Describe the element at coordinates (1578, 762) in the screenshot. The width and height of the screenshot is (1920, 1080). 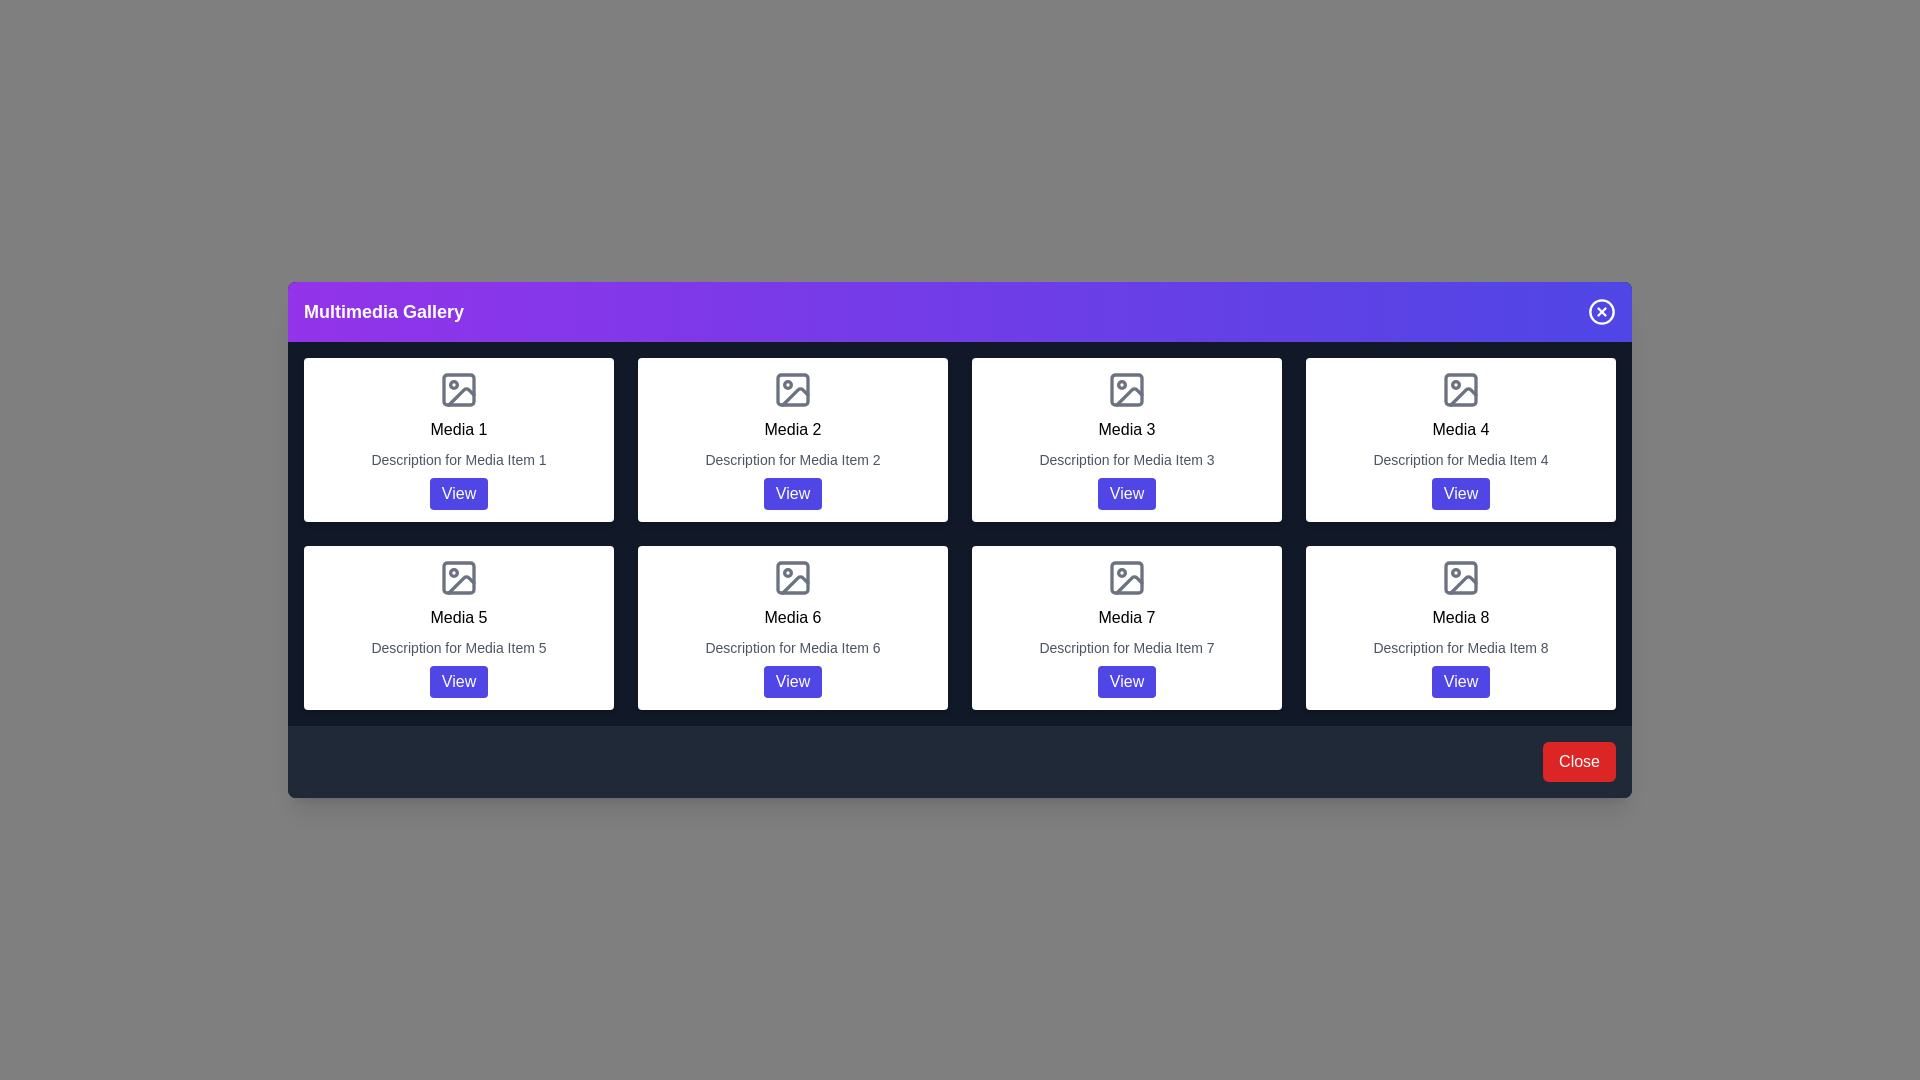
I see `close button in the footer of the EnhancedMediaDialog component` at that location.